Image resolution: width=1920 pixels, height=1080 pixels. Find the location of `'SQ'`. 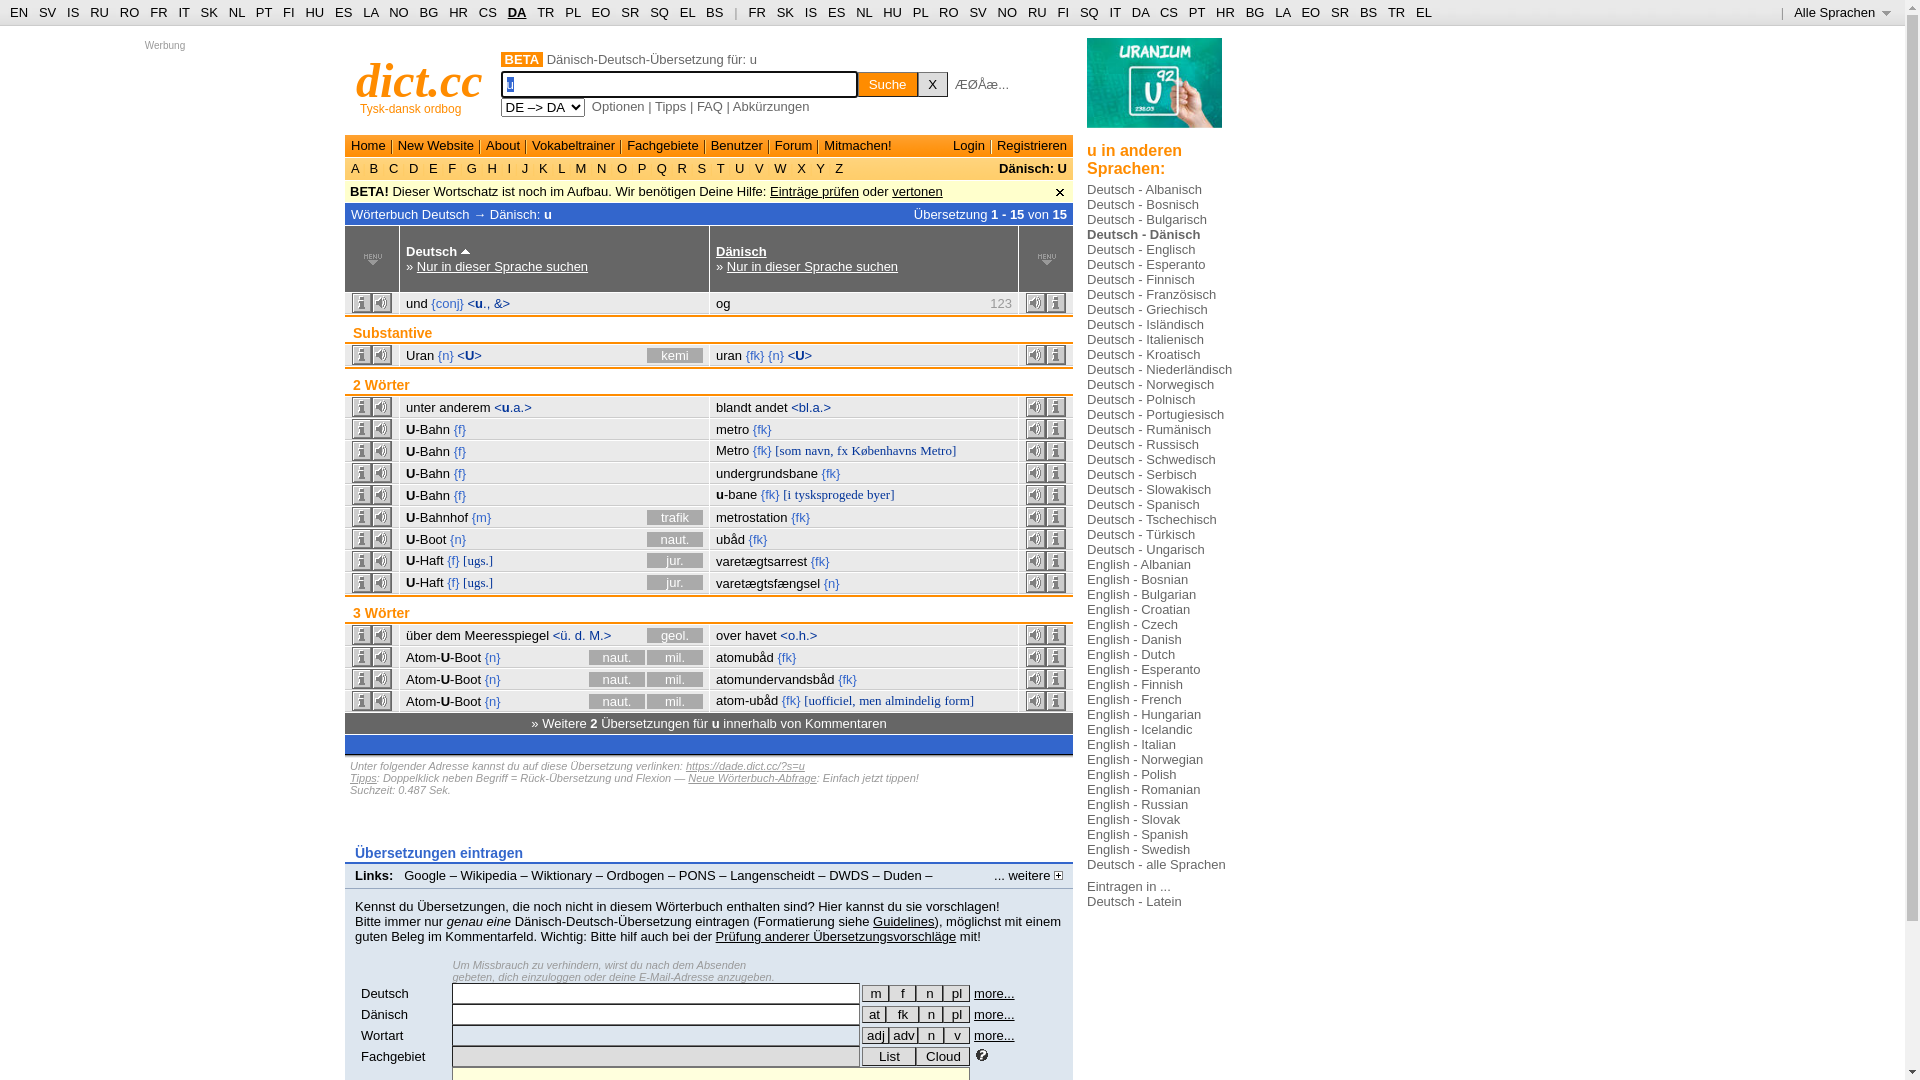

'SQ' is located at coordinates (649, 12).